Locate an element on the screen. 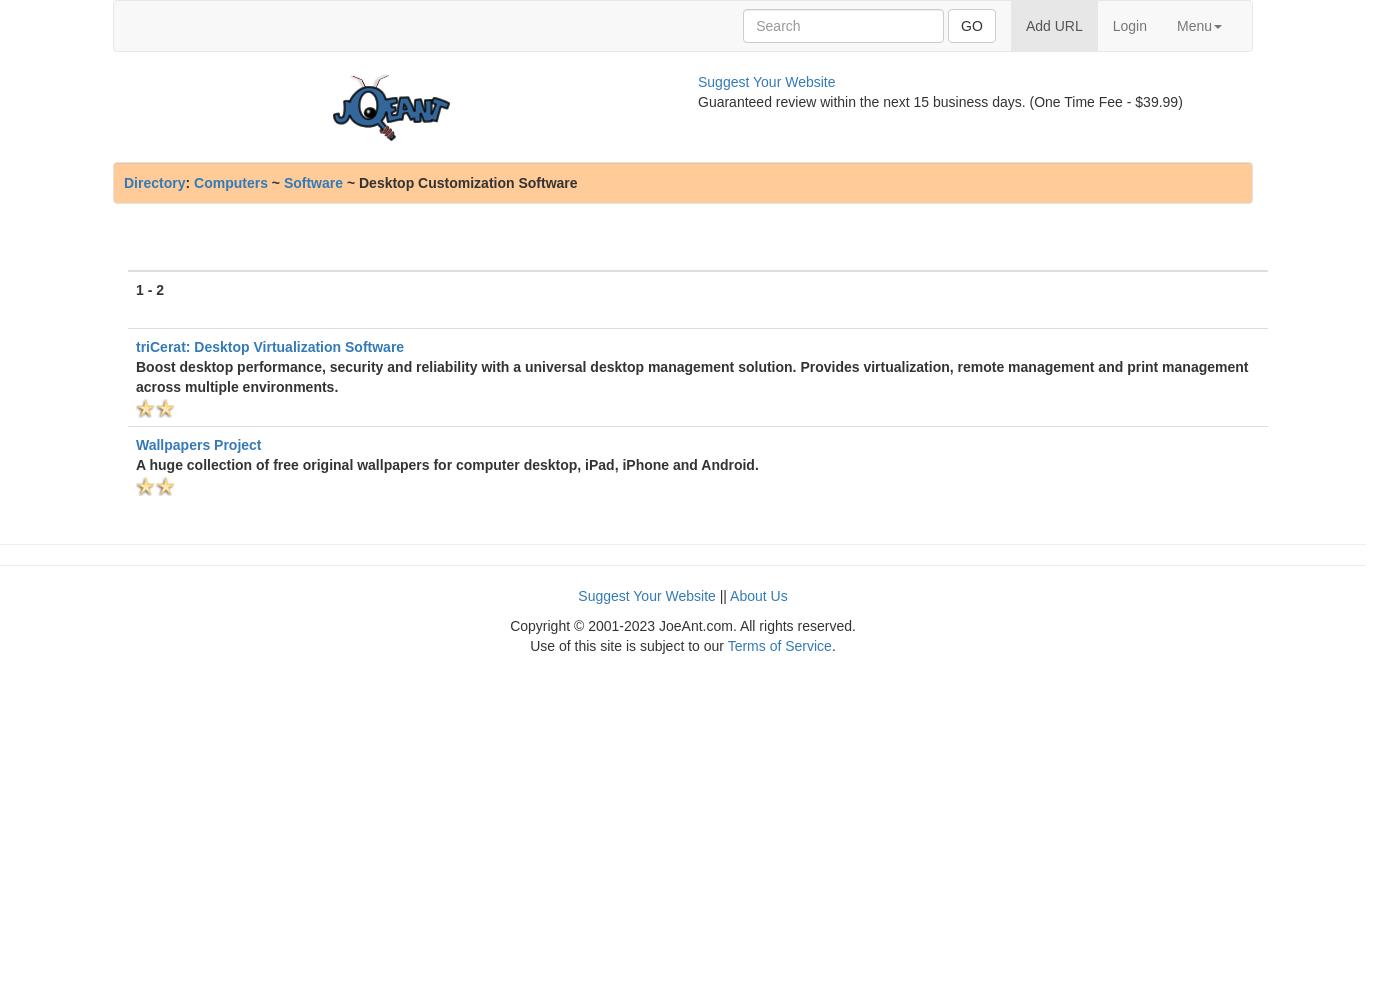 The image size is (1381, 1000). 'Login' is located at coordinates (1127, 26).